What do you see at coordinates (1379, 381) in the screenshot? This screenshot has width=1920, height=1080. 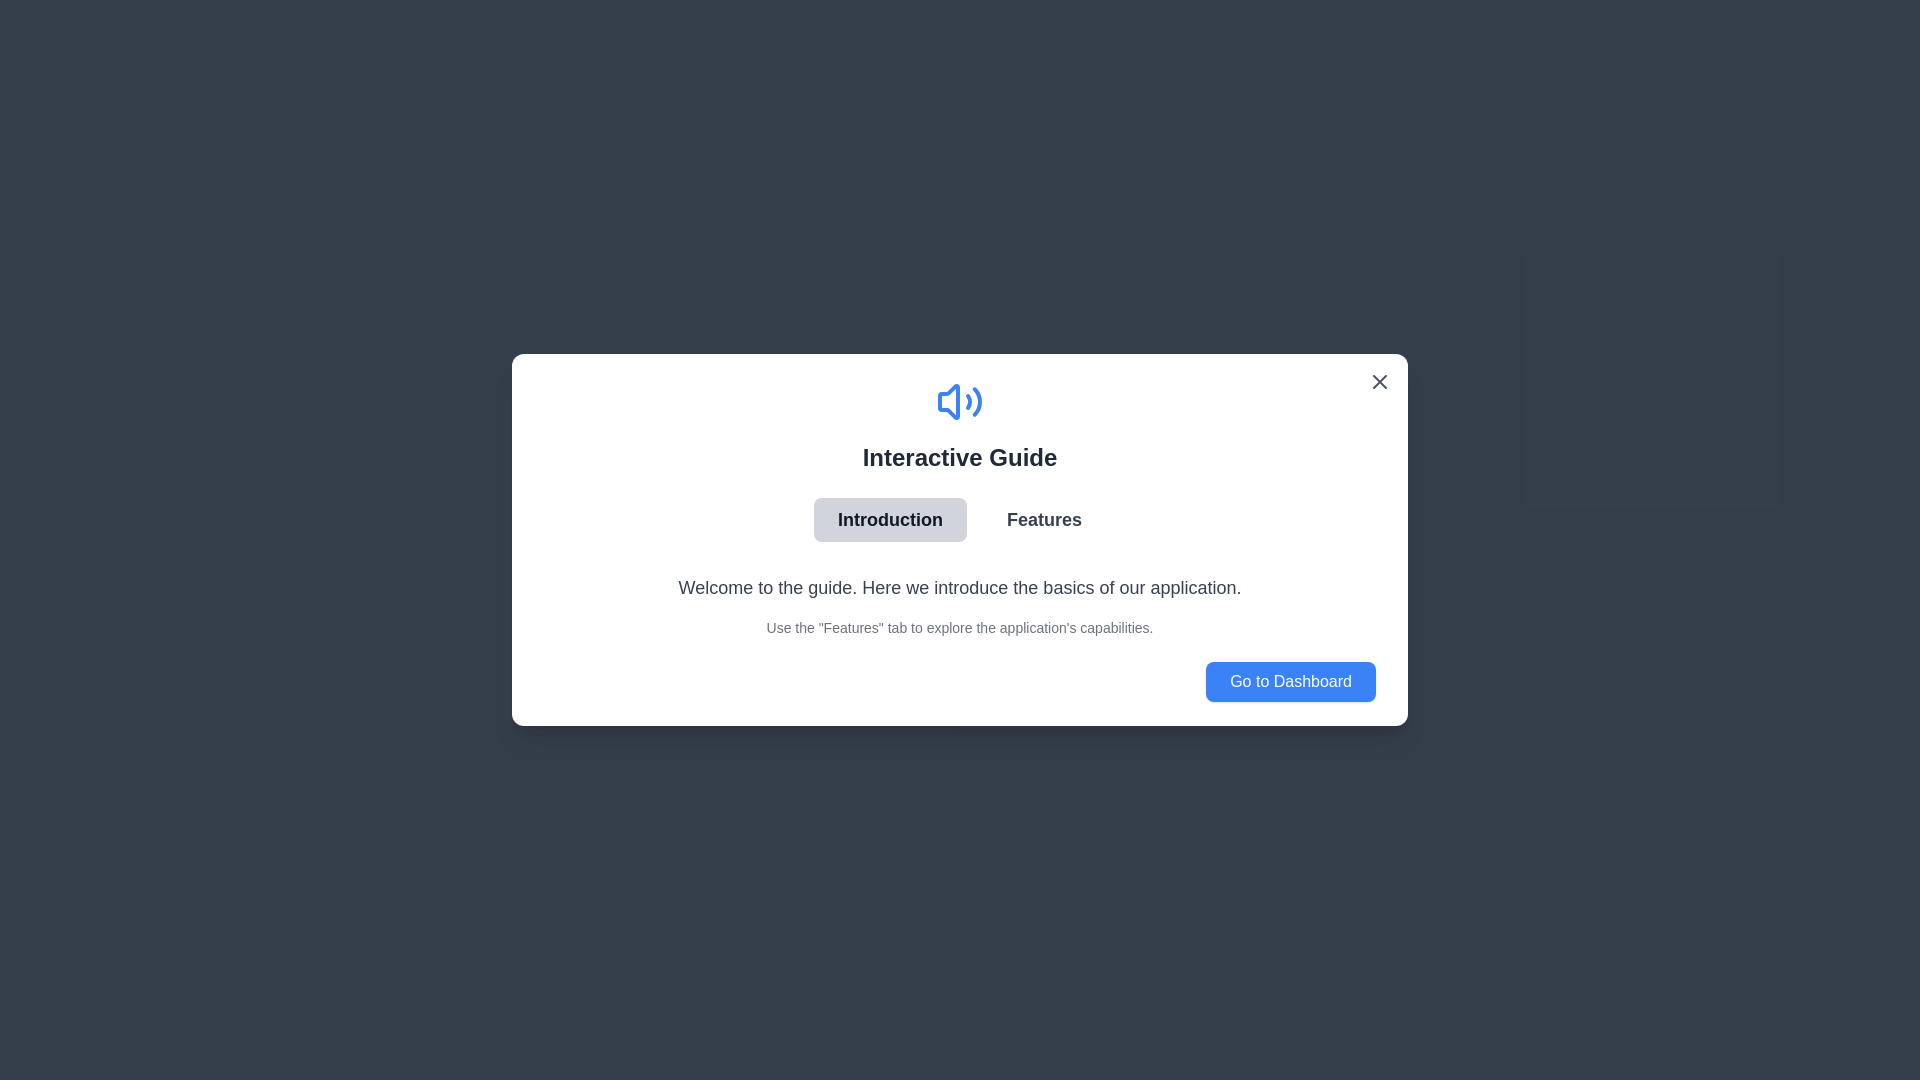 I see `the close button located in the top-right corner of the modal window to change its color` at bounding box center [1379, 381].